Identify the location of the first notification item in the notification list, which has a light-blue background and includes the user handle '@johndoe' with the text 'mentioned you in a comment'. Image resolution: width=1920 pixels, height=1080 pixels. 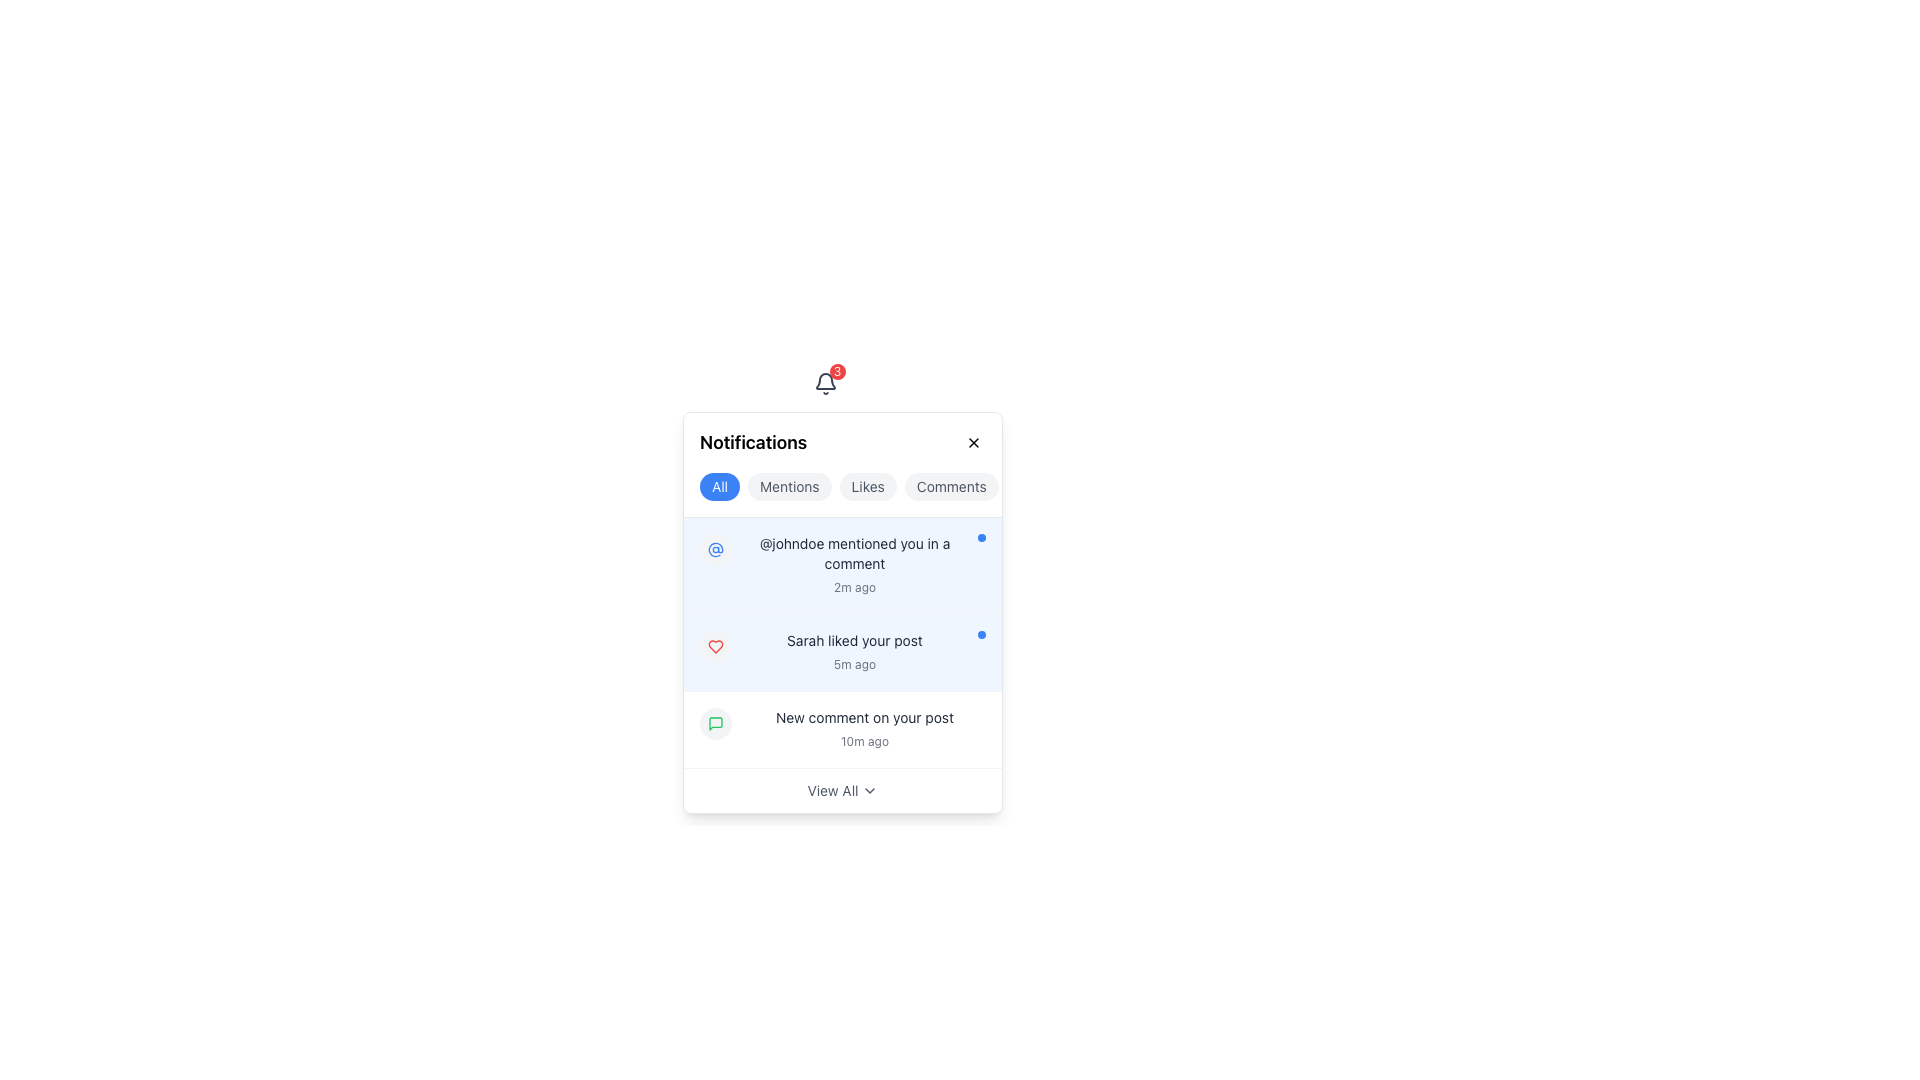
(843, 566).